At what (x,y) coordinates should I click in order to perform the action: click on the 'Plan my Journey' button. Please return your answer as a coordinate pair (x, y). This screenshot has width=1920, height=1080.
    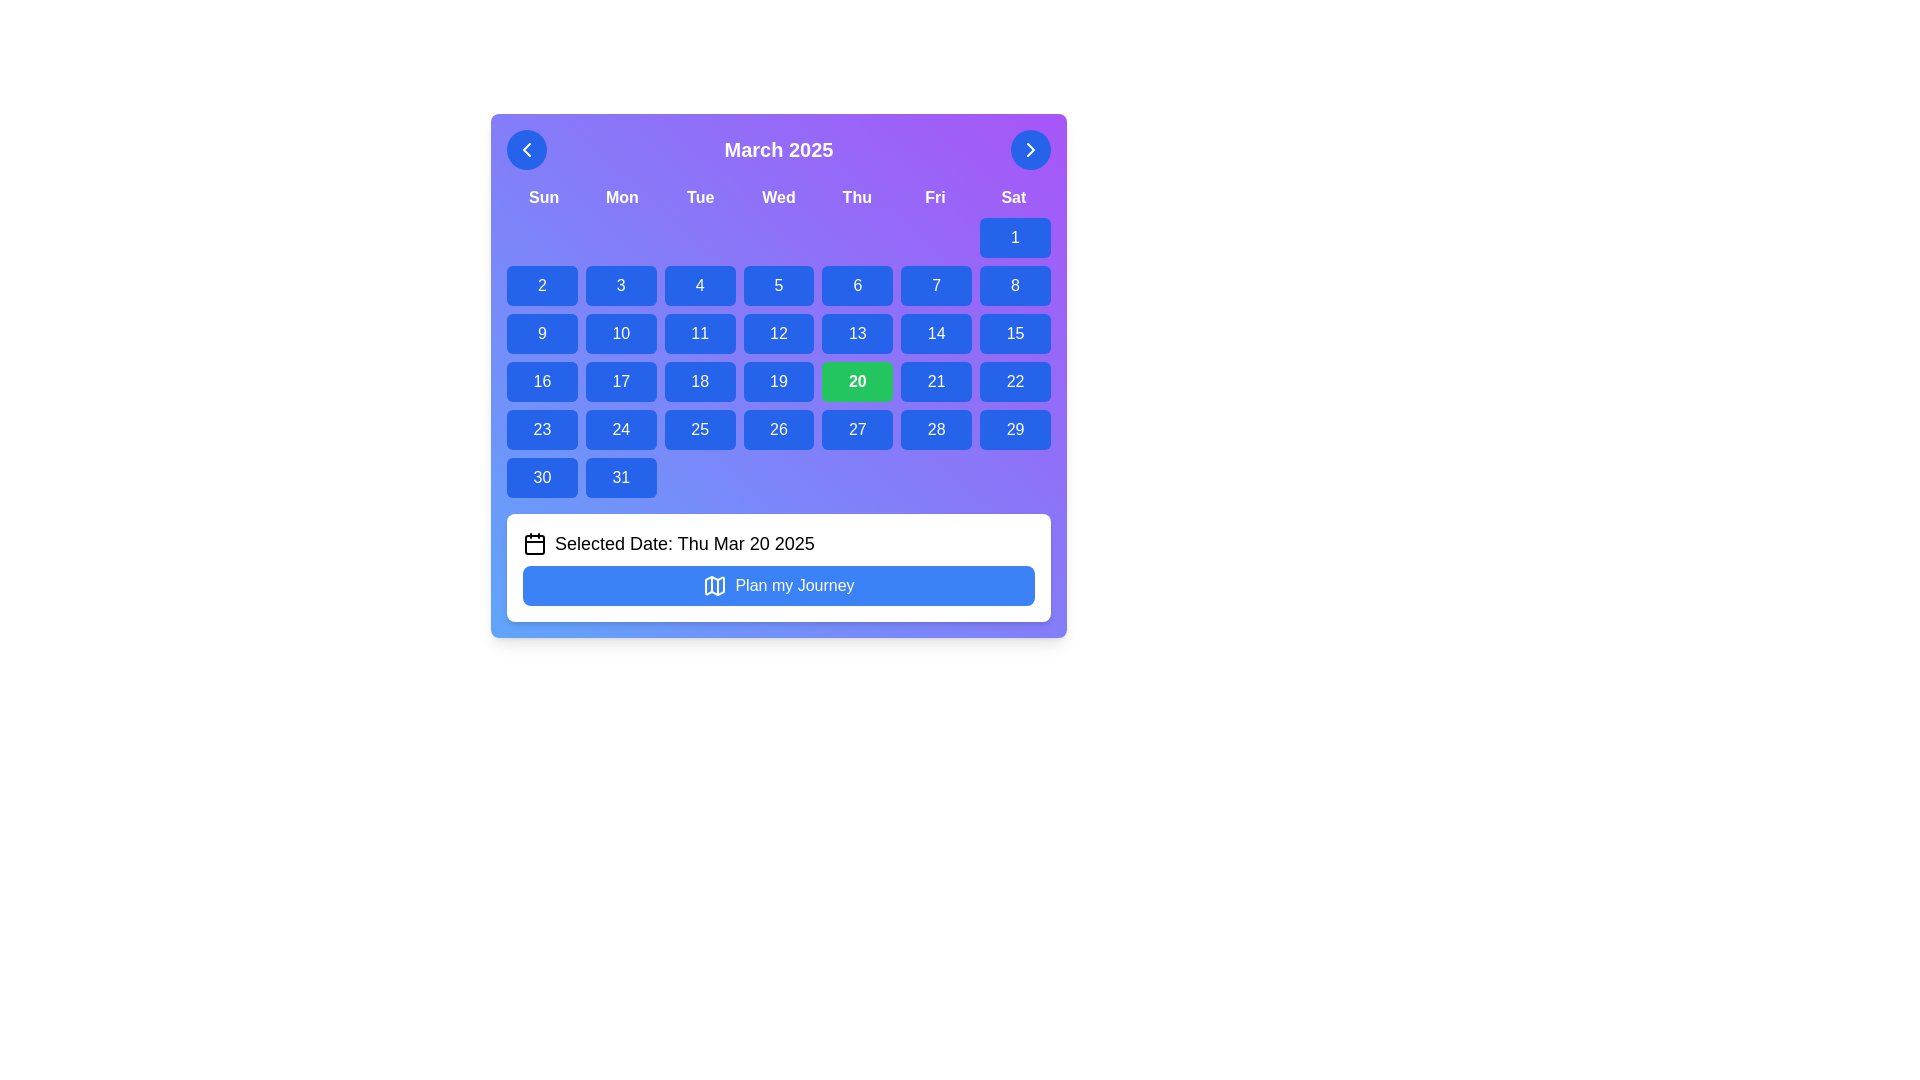
    Looking at the image, I should click on (715, 585).